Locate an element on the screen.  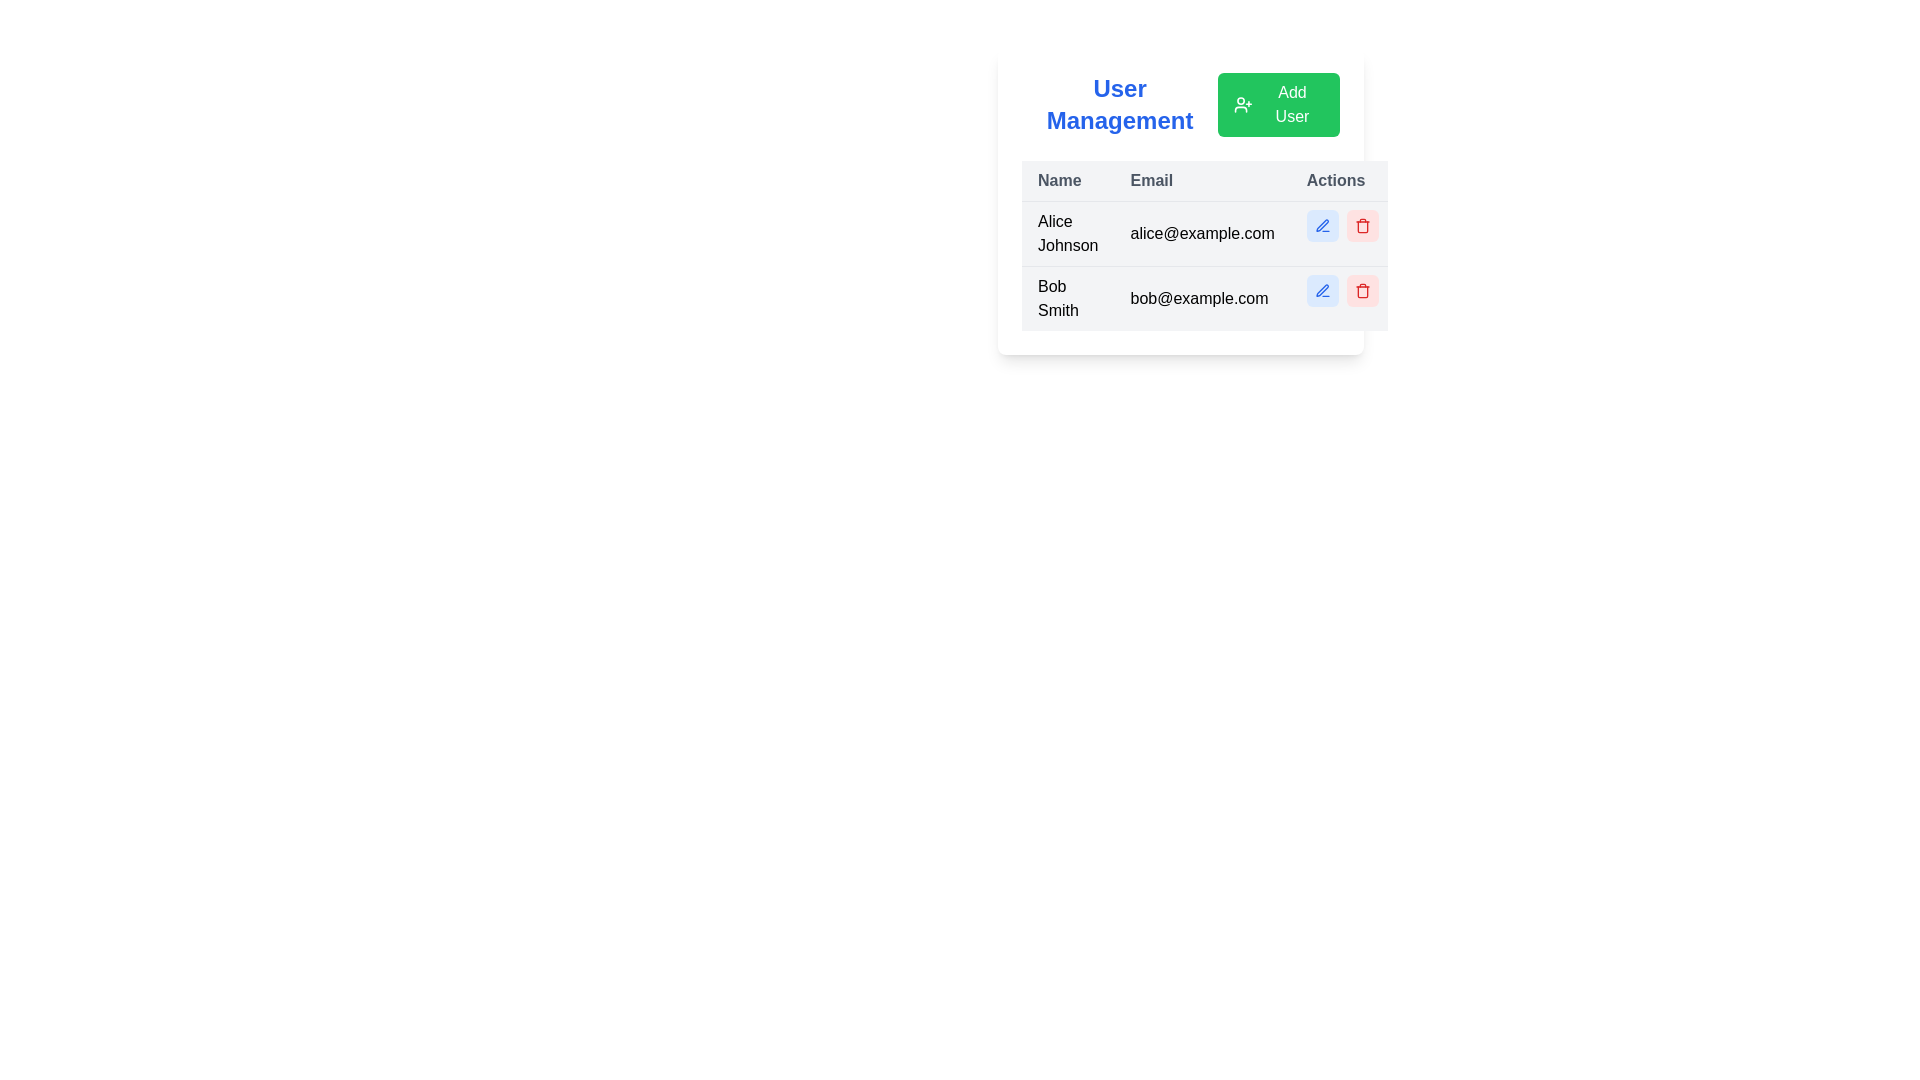
the static text label displaying the email address for user 'Bob Smith', located in the second row of the table in the 'Email' column is located at coordinates (1201, 298).